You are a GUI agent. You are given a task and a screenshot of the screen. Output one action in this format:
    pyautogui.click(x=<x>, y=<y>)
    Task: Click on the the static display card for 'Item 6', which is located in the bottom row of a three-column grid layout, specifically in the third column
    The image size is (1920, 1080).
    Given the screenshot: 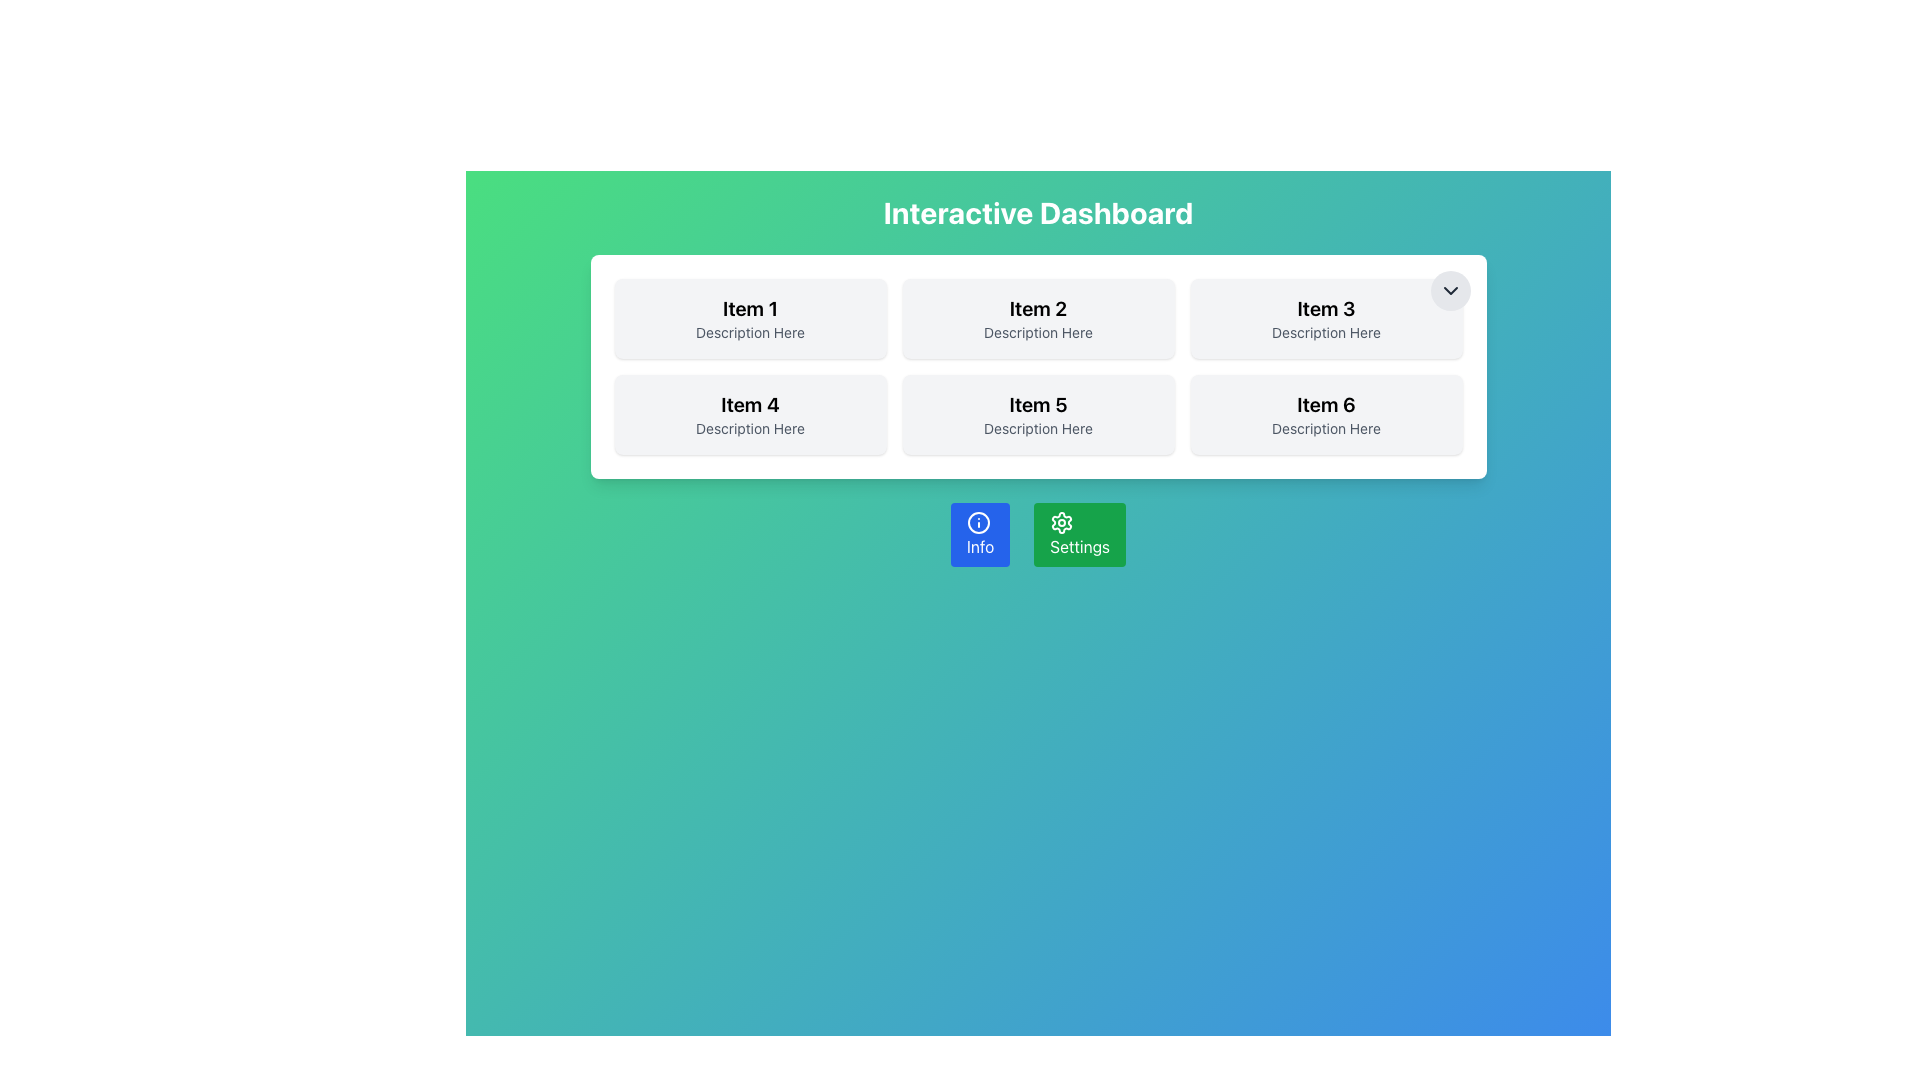 What is the action you would take?
    pyautogui.click(x=1326, y=414)
    